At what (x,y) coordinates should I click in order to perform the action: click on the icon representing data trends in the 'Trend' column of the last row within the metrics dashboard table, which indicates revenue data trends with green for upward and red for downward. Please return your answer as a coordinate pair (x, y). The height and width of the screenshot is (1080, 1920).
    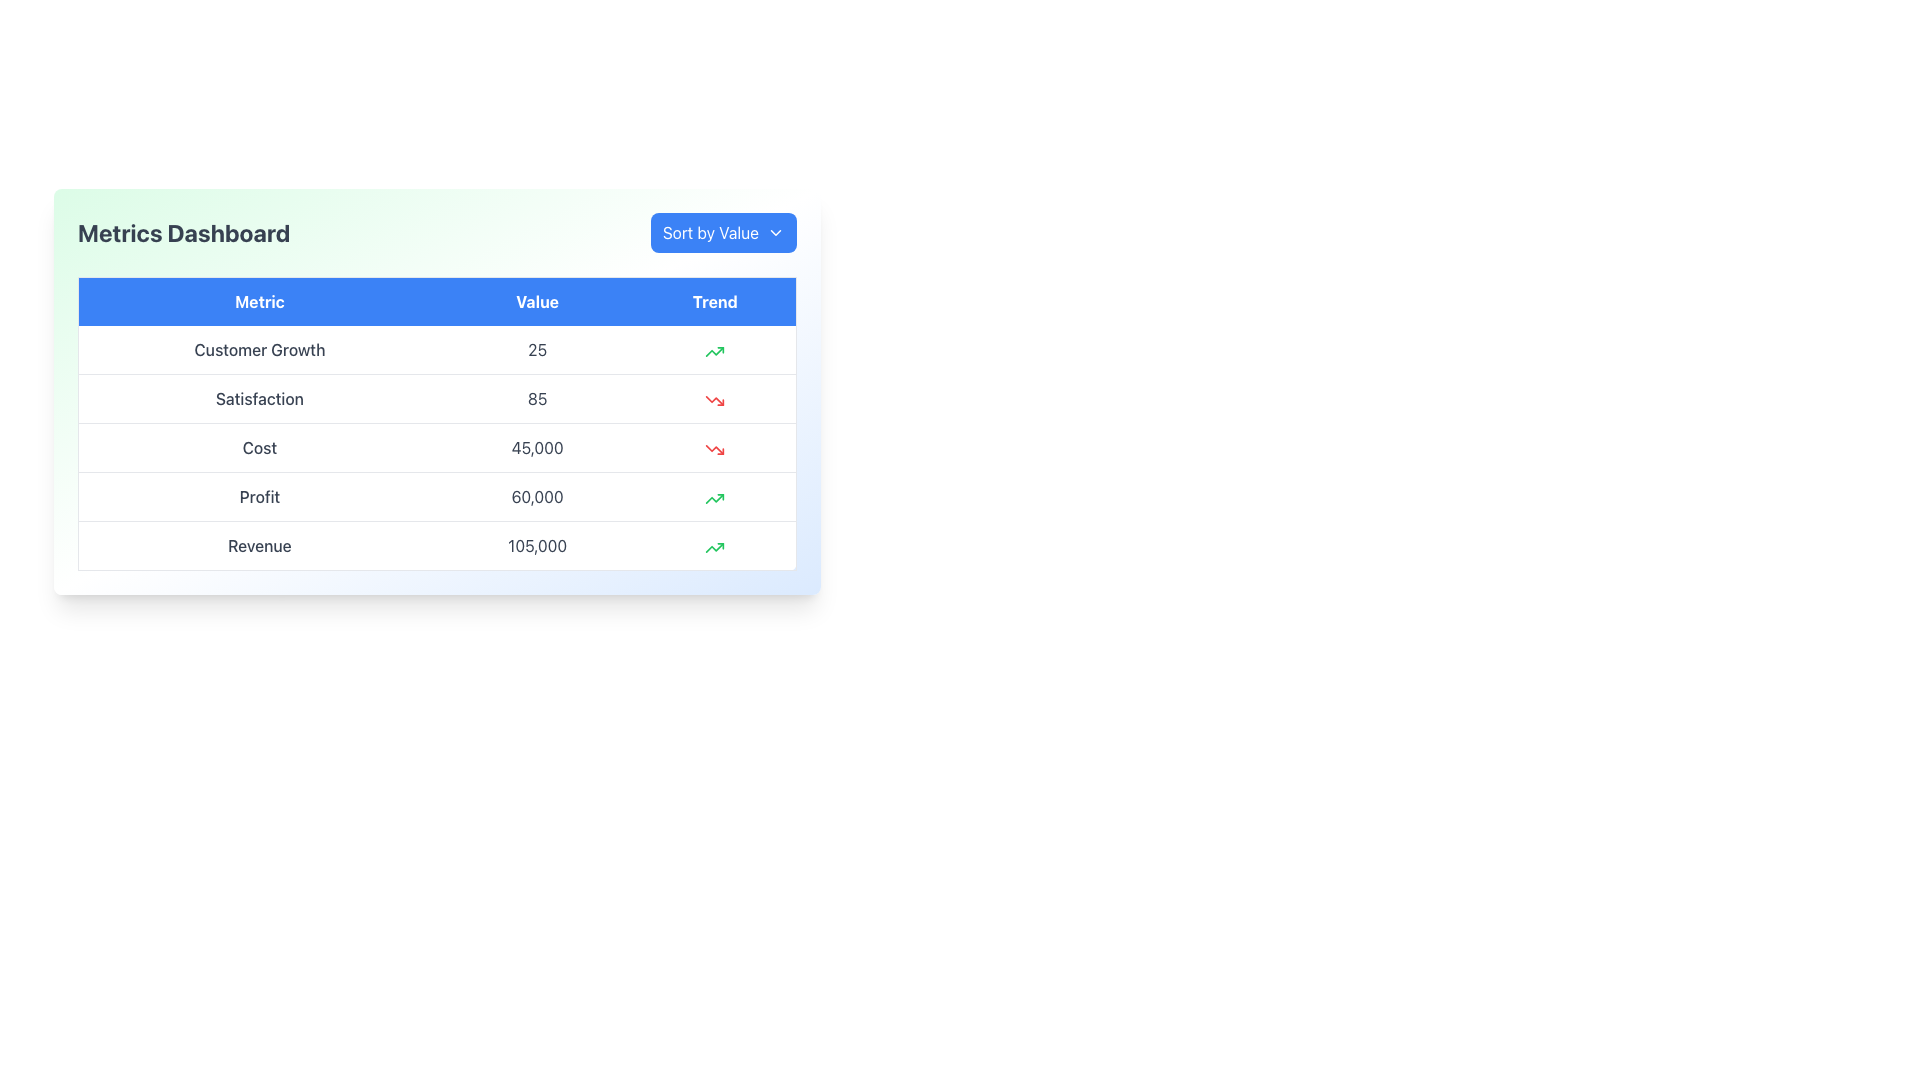
    Looking at the image, I should click on (715, 546).